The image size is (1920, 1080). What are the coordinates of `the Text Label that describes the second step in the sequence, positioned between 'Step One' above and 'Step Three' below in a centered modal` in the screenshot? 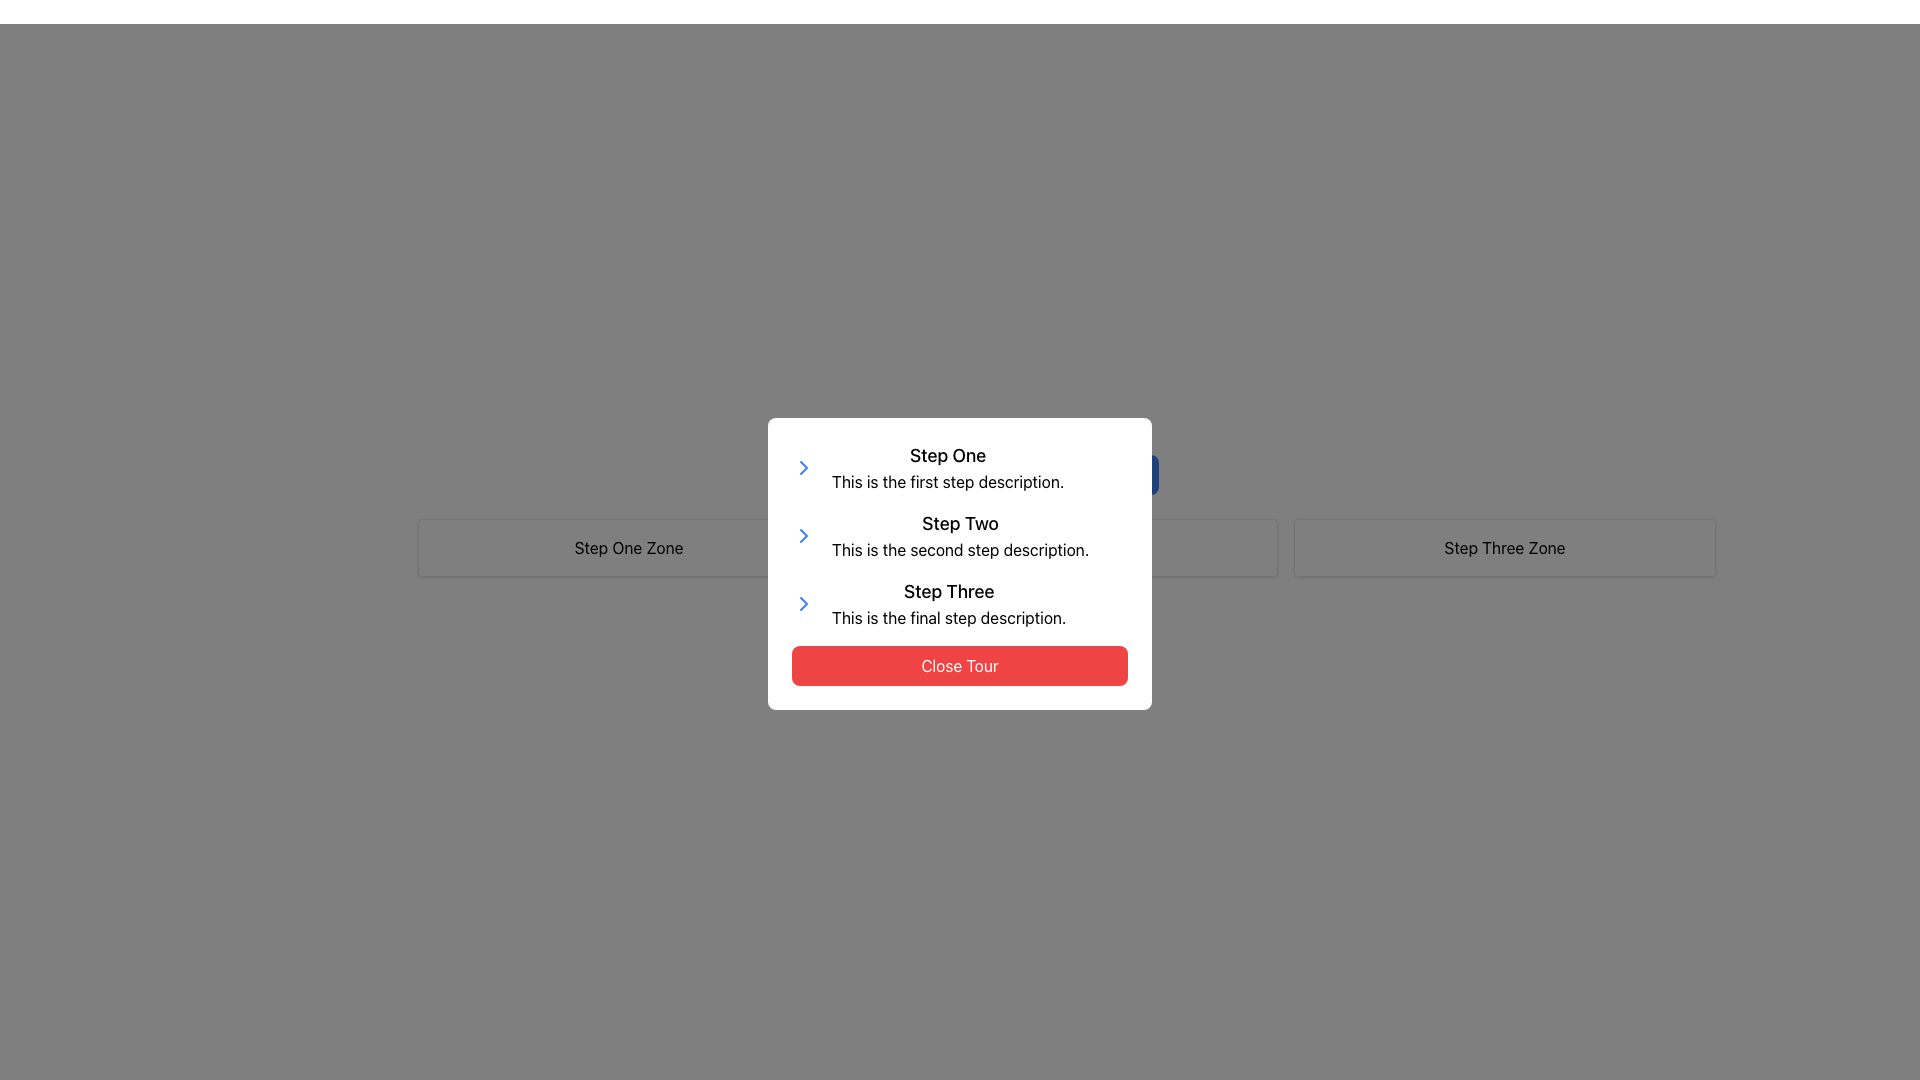 It's located at (960, 535).